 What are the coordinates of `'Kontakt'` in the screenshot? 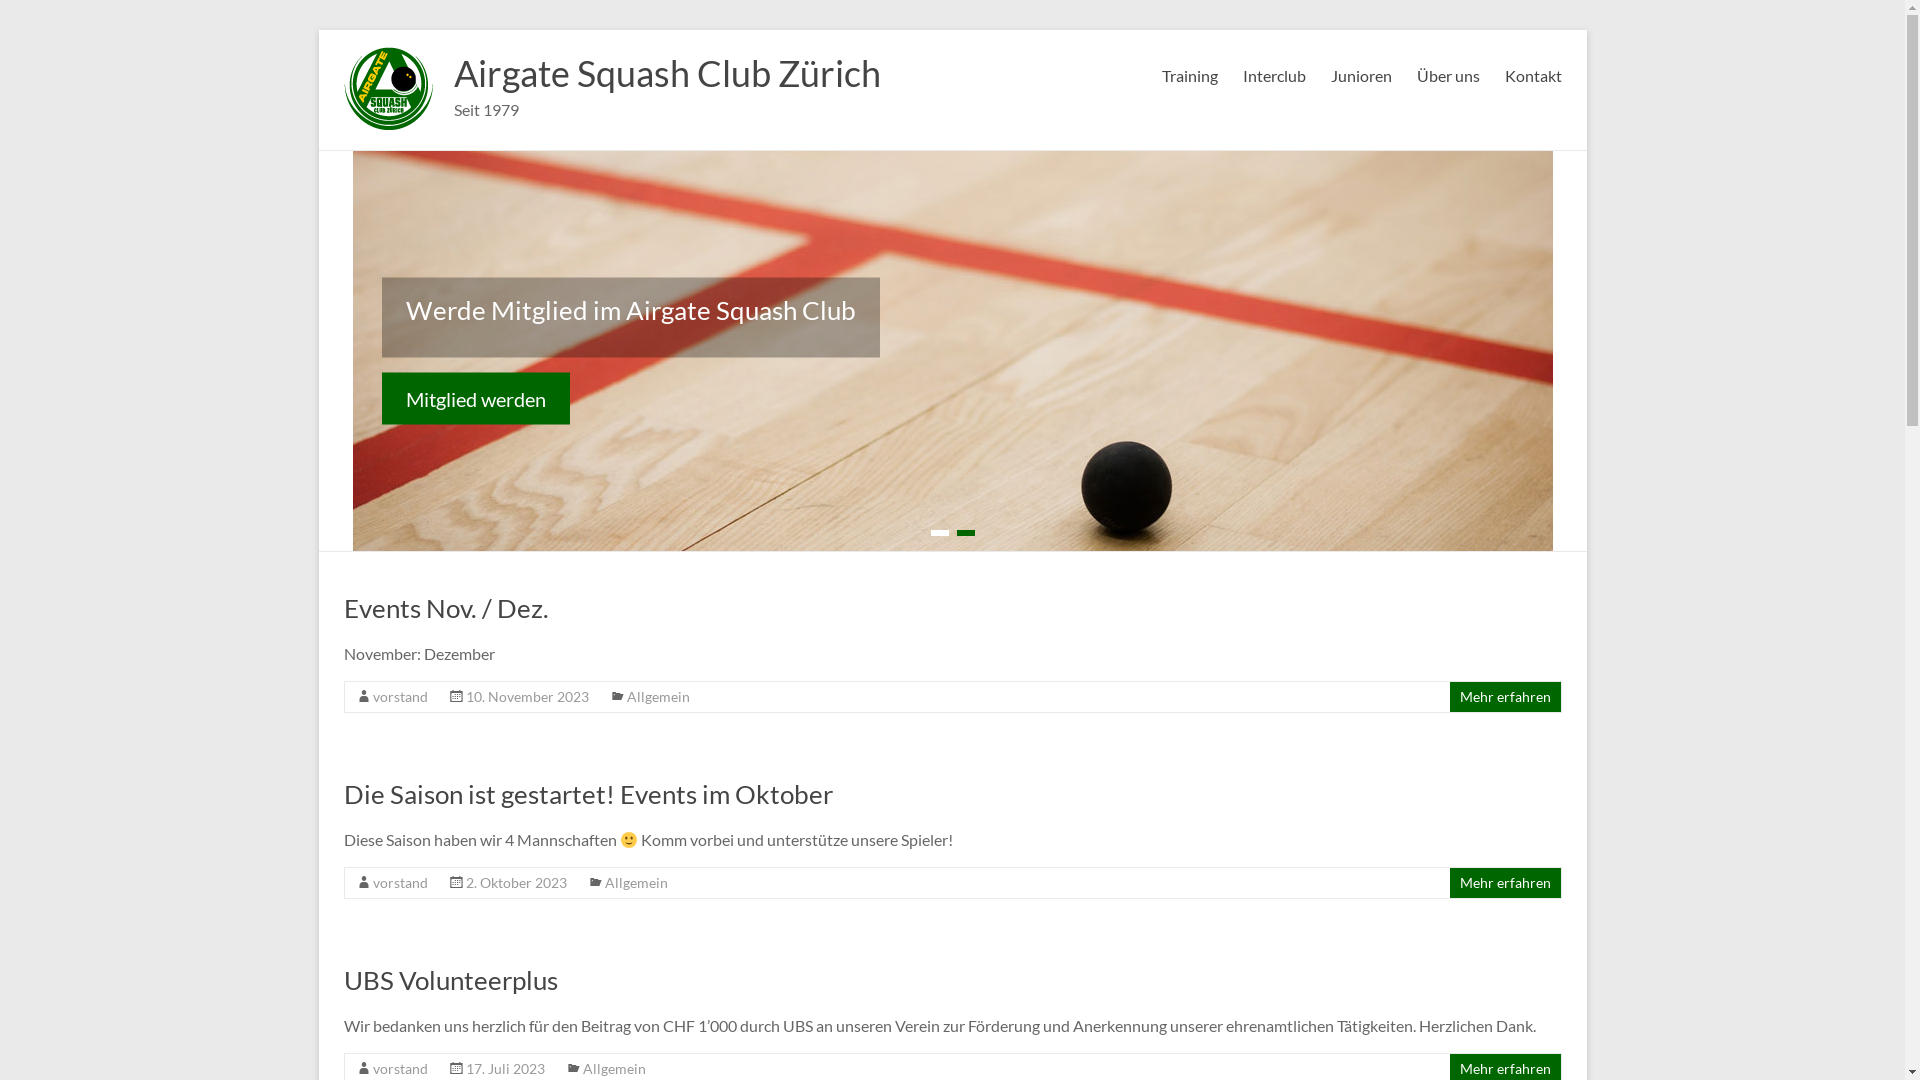 It's located at (1531, 72).